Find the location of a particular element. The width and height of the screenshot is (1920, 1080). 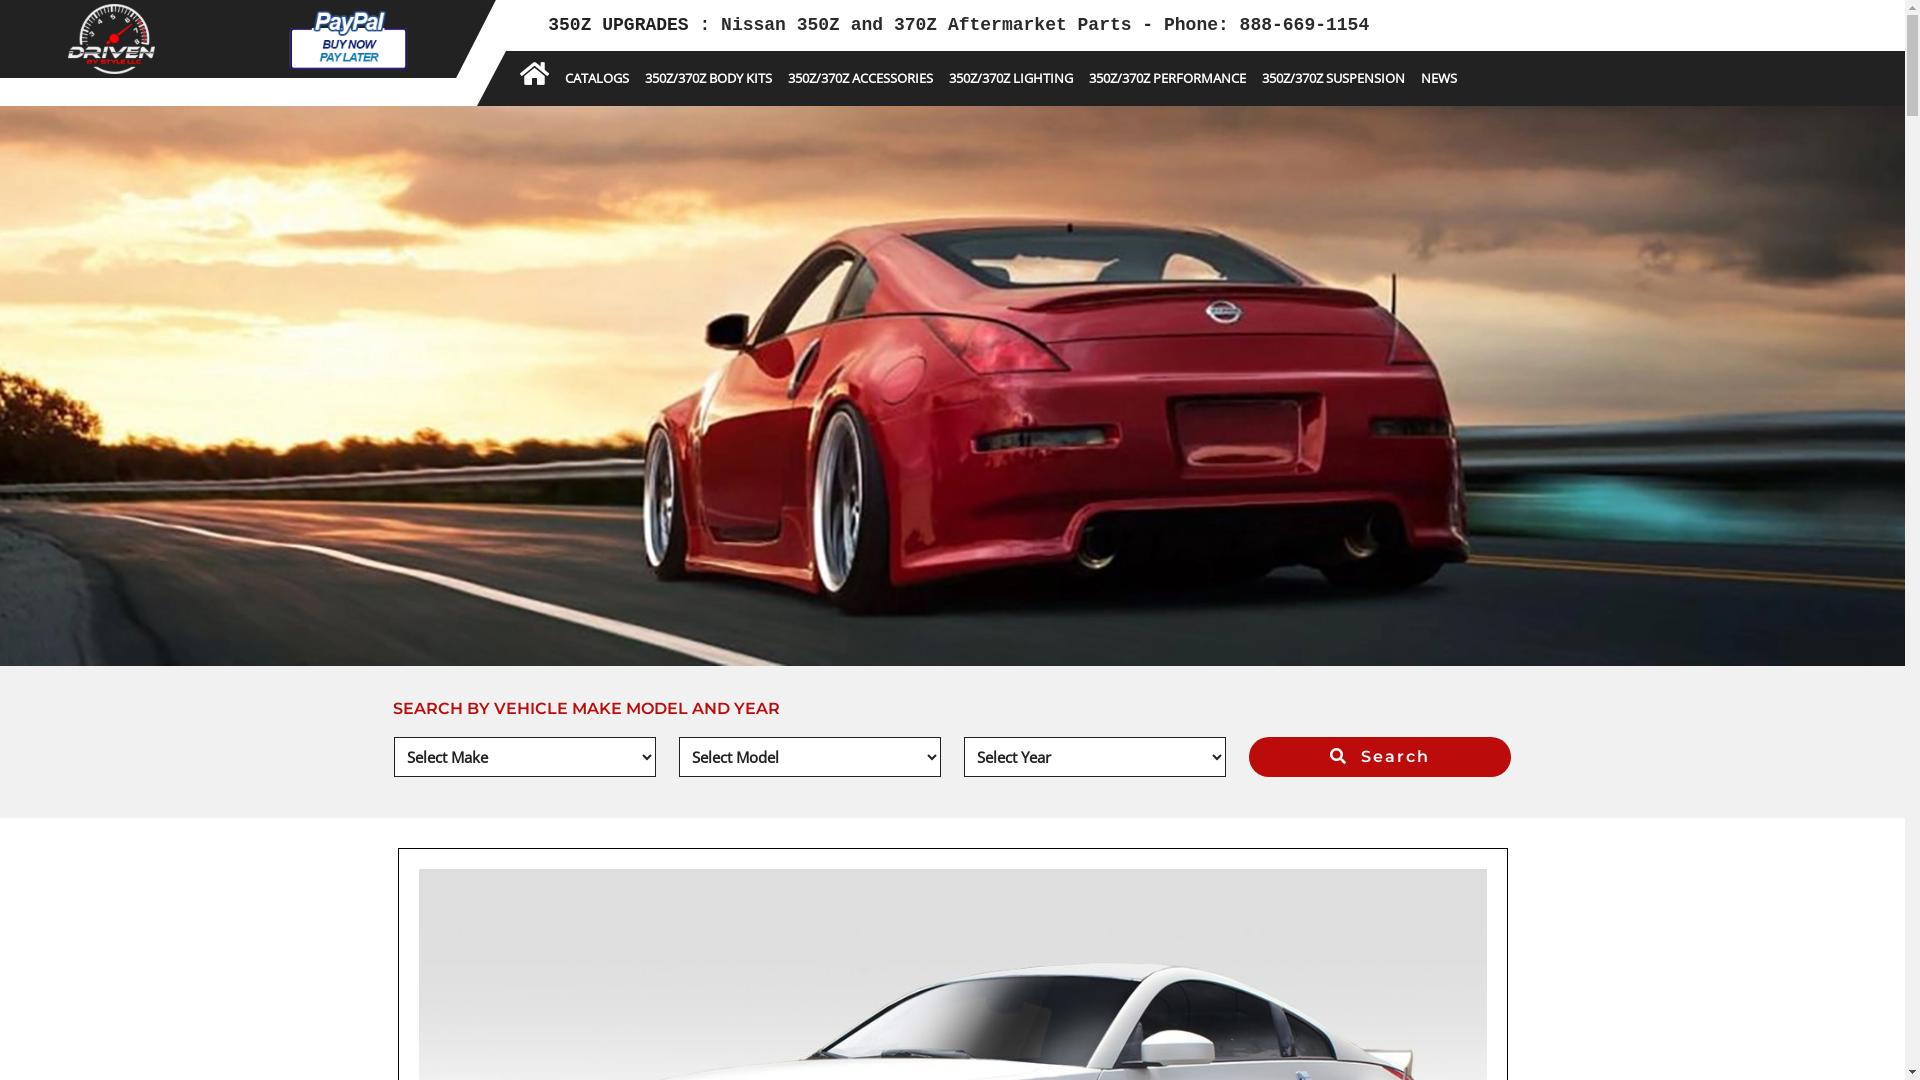

'350Z/370Z ACCESSORIES' is located at coordinates (860, 77).